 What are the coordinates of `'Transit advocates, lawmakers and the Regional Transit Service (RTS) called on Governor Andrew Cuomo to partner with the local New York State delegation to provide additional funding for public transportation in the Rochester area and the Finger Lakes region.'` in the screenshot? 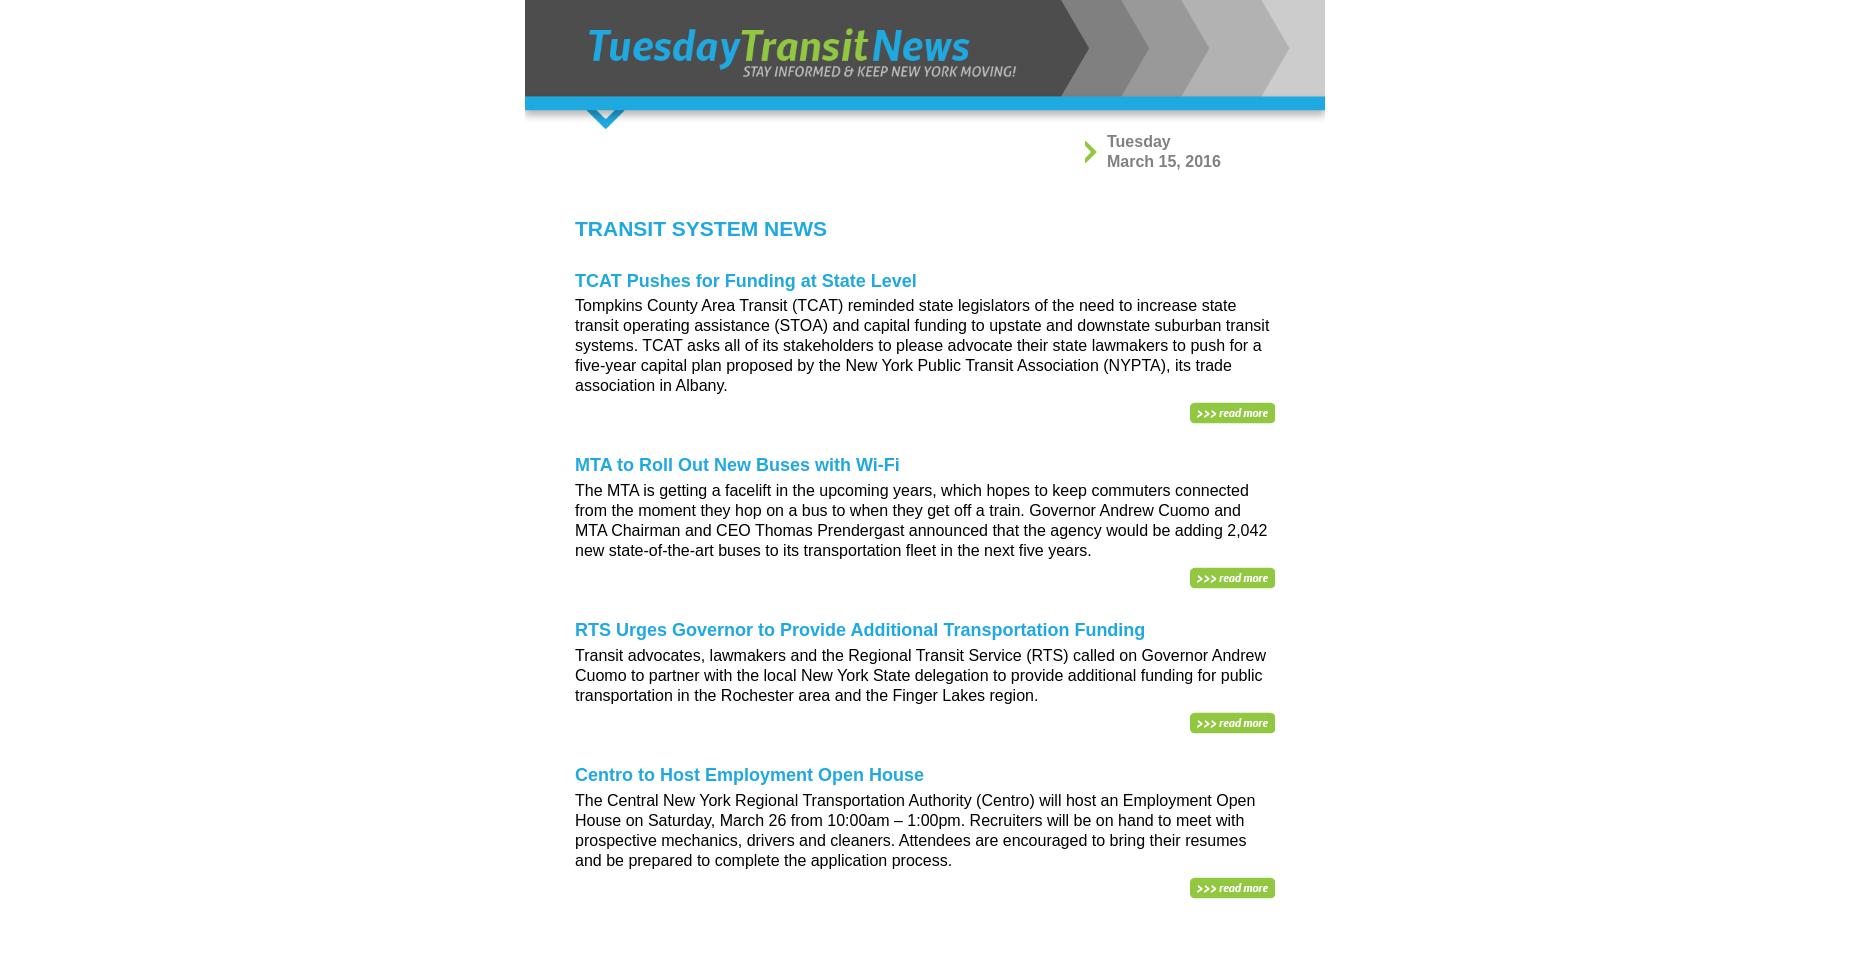 It's located at (920, 674).